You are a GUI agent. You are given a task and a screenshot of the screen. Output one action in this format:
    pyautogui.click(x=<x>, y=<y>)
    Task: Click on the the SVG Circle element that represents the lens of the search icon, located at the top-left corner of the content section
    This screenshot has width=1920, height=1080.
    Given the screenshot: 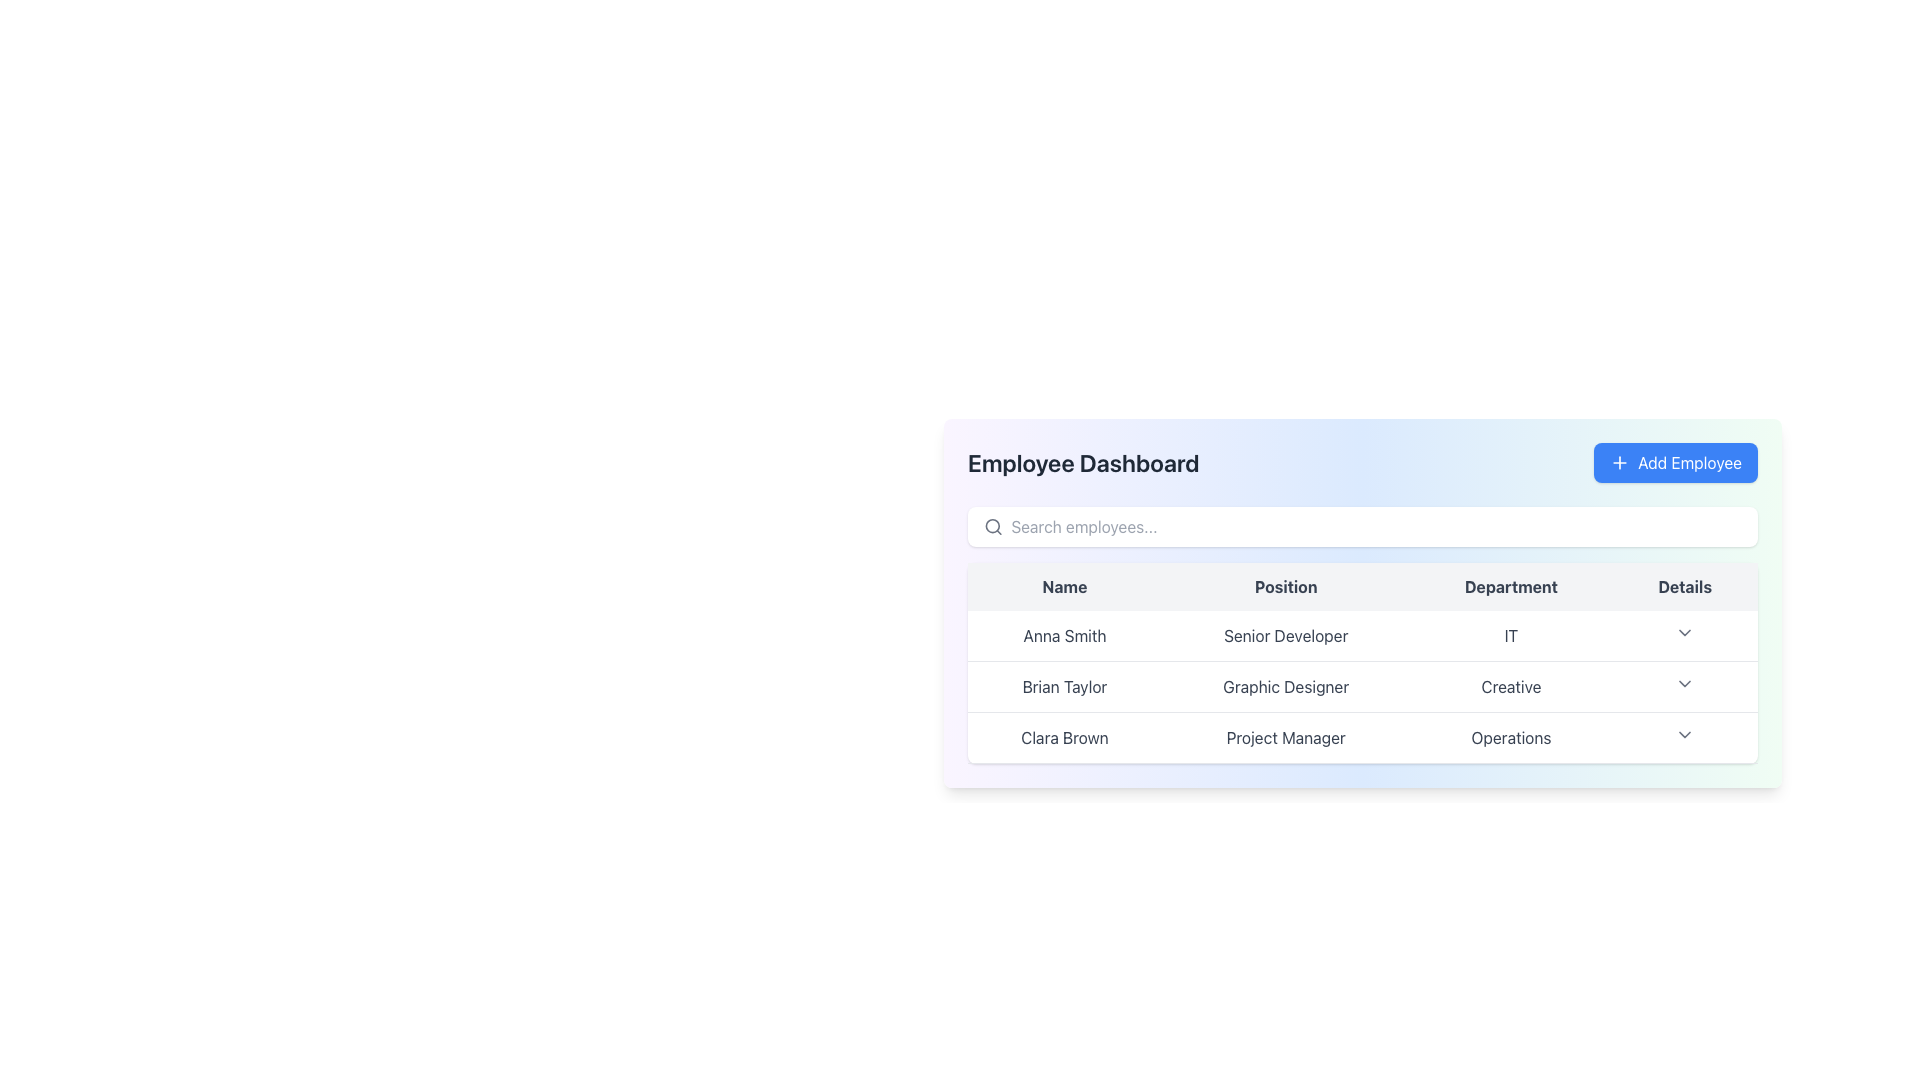 What is the action you would take?
    pyautogui.click(x=992, y=525)
    